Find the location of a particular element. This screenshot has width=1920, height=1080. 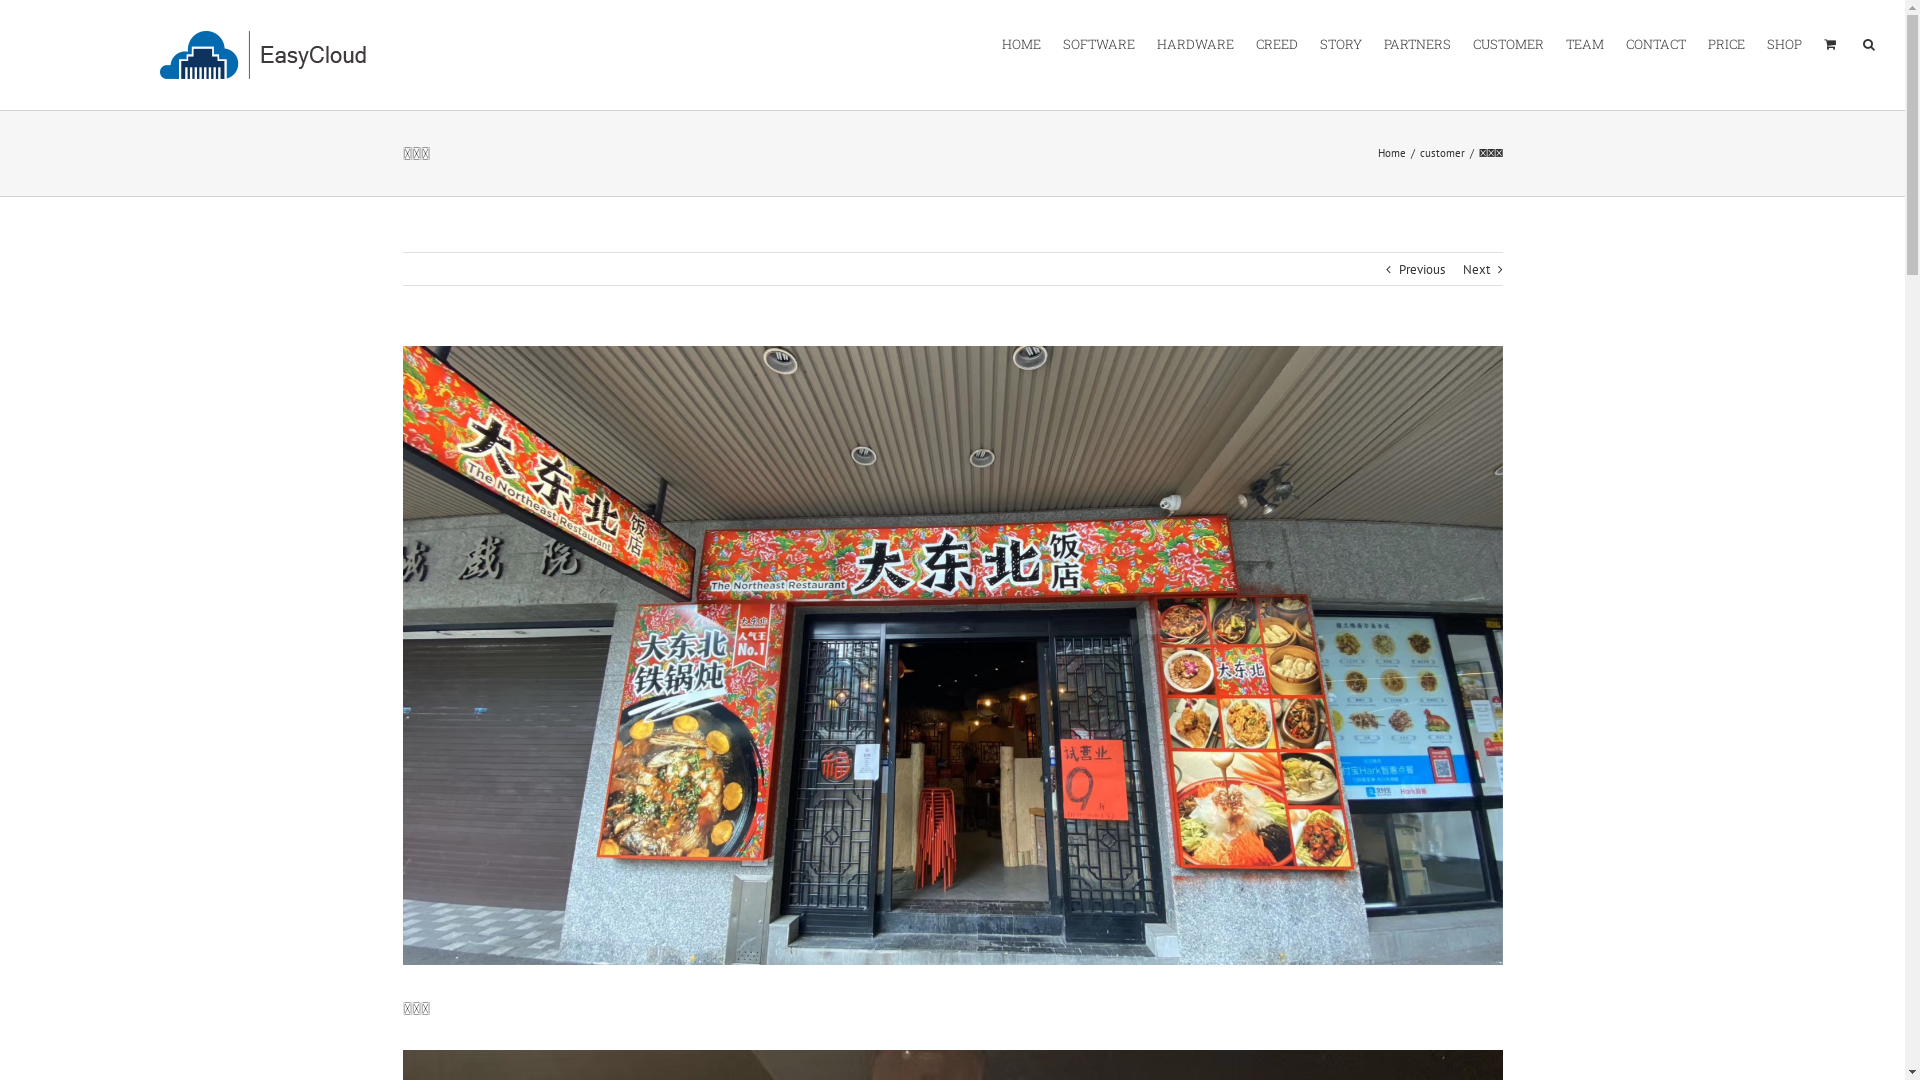

'Search' is located at coordinates (1867, 42).